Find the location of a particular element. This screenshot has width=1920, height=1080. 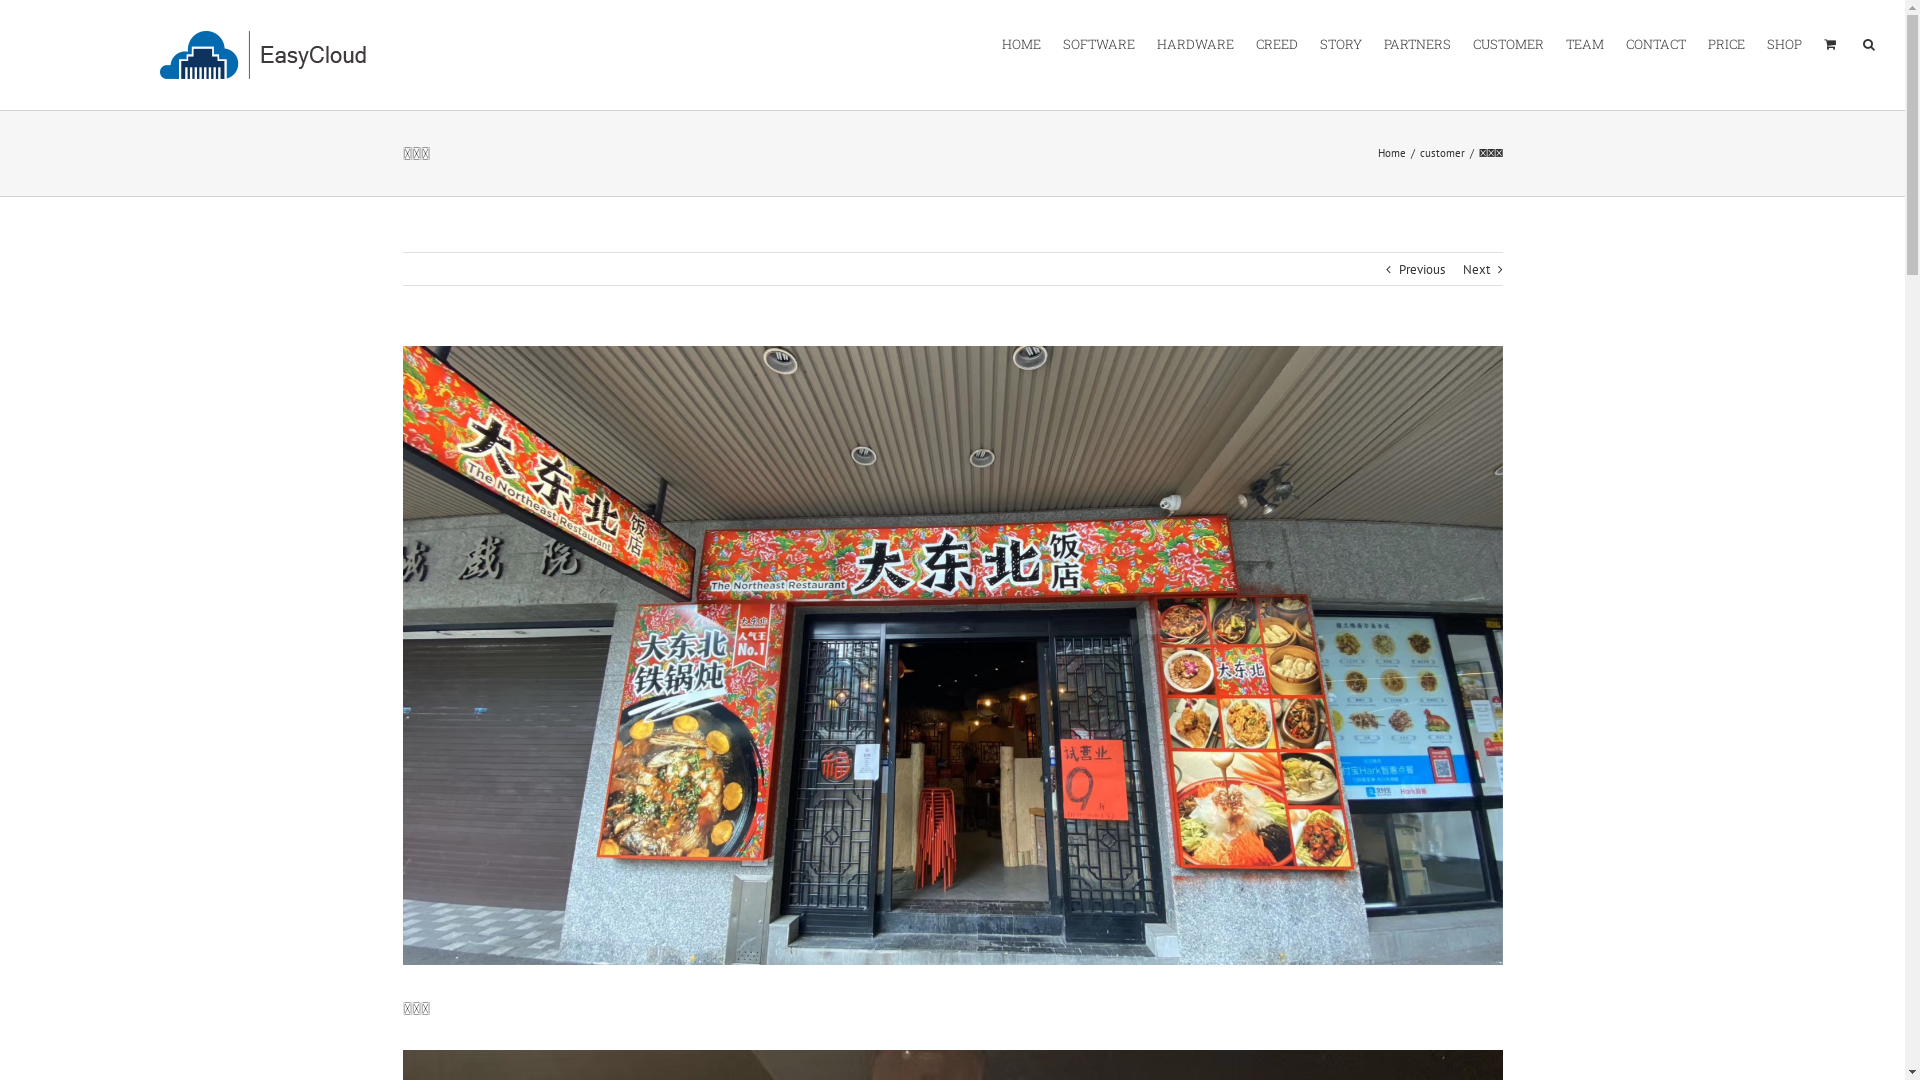

'Search' is located at coordinates (1867, 42).